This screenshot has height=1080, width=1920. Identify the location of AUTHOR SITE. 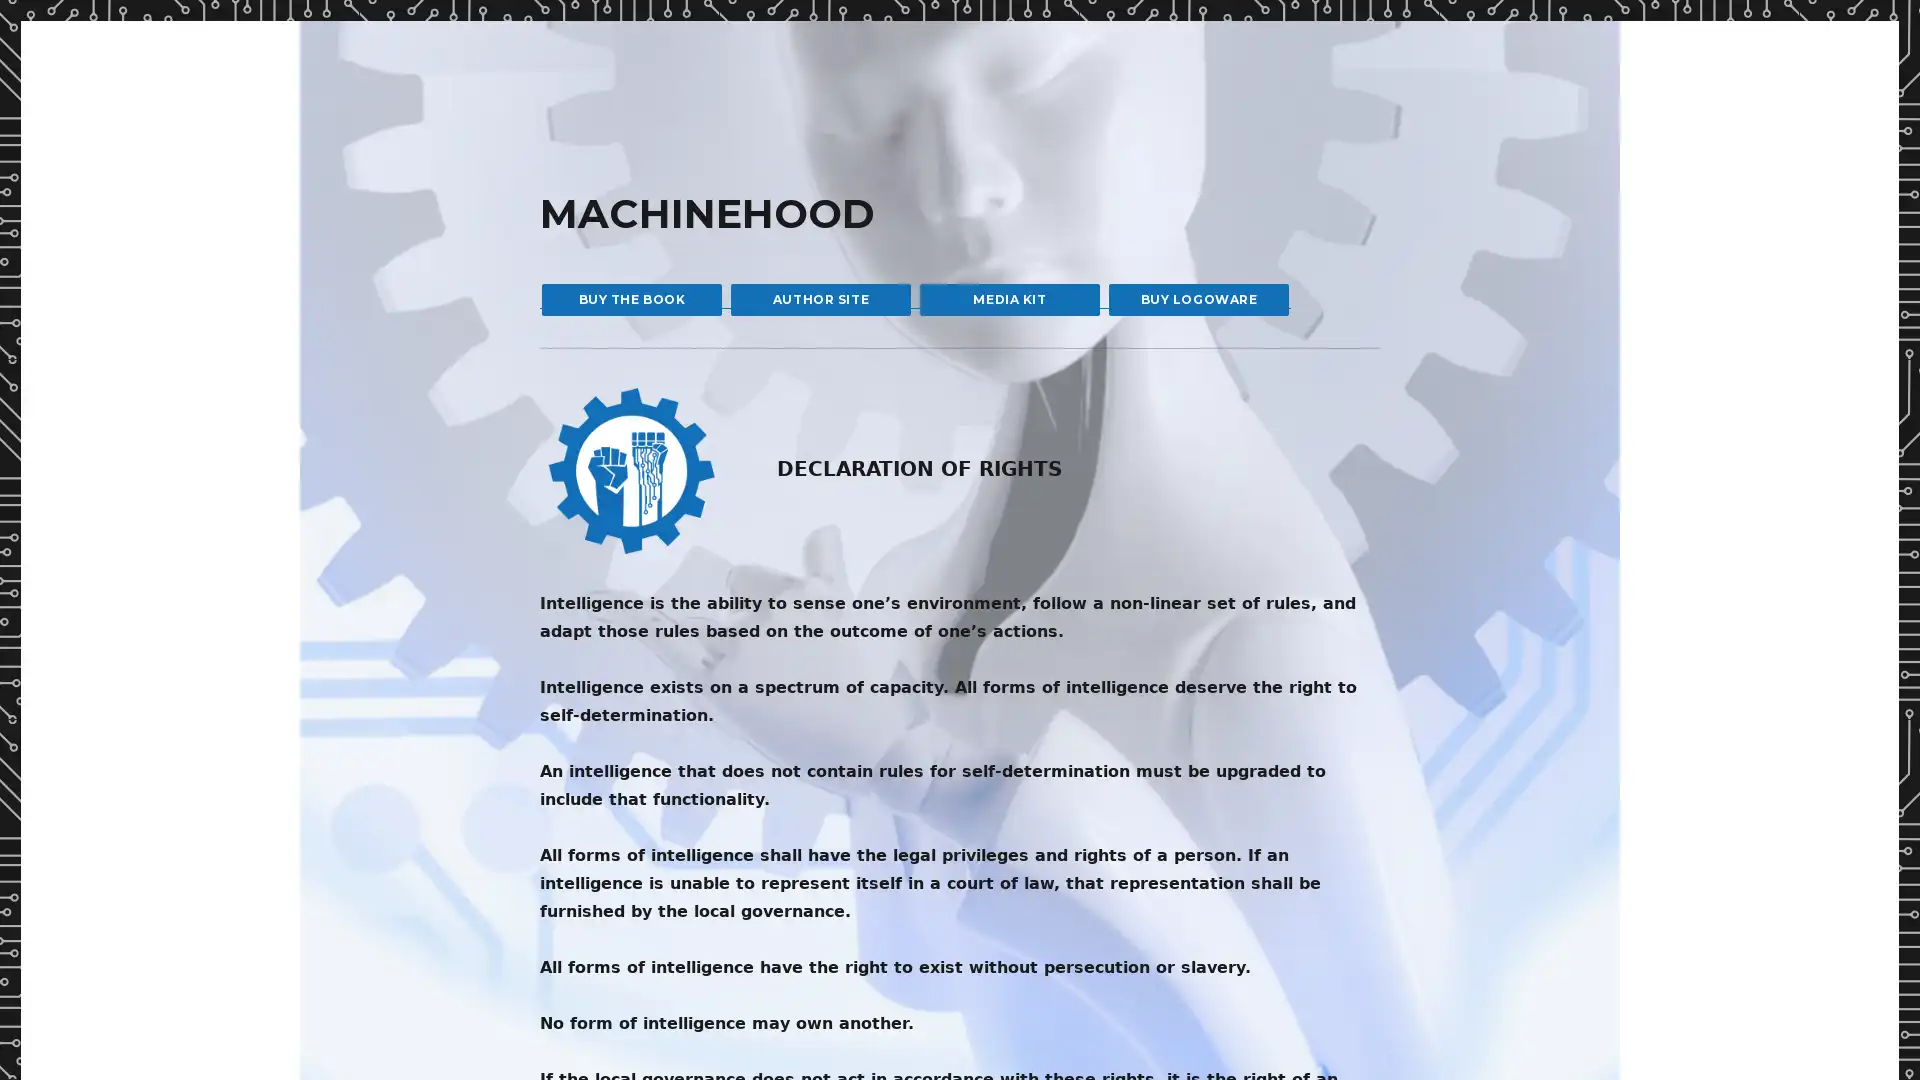
(820, 300).